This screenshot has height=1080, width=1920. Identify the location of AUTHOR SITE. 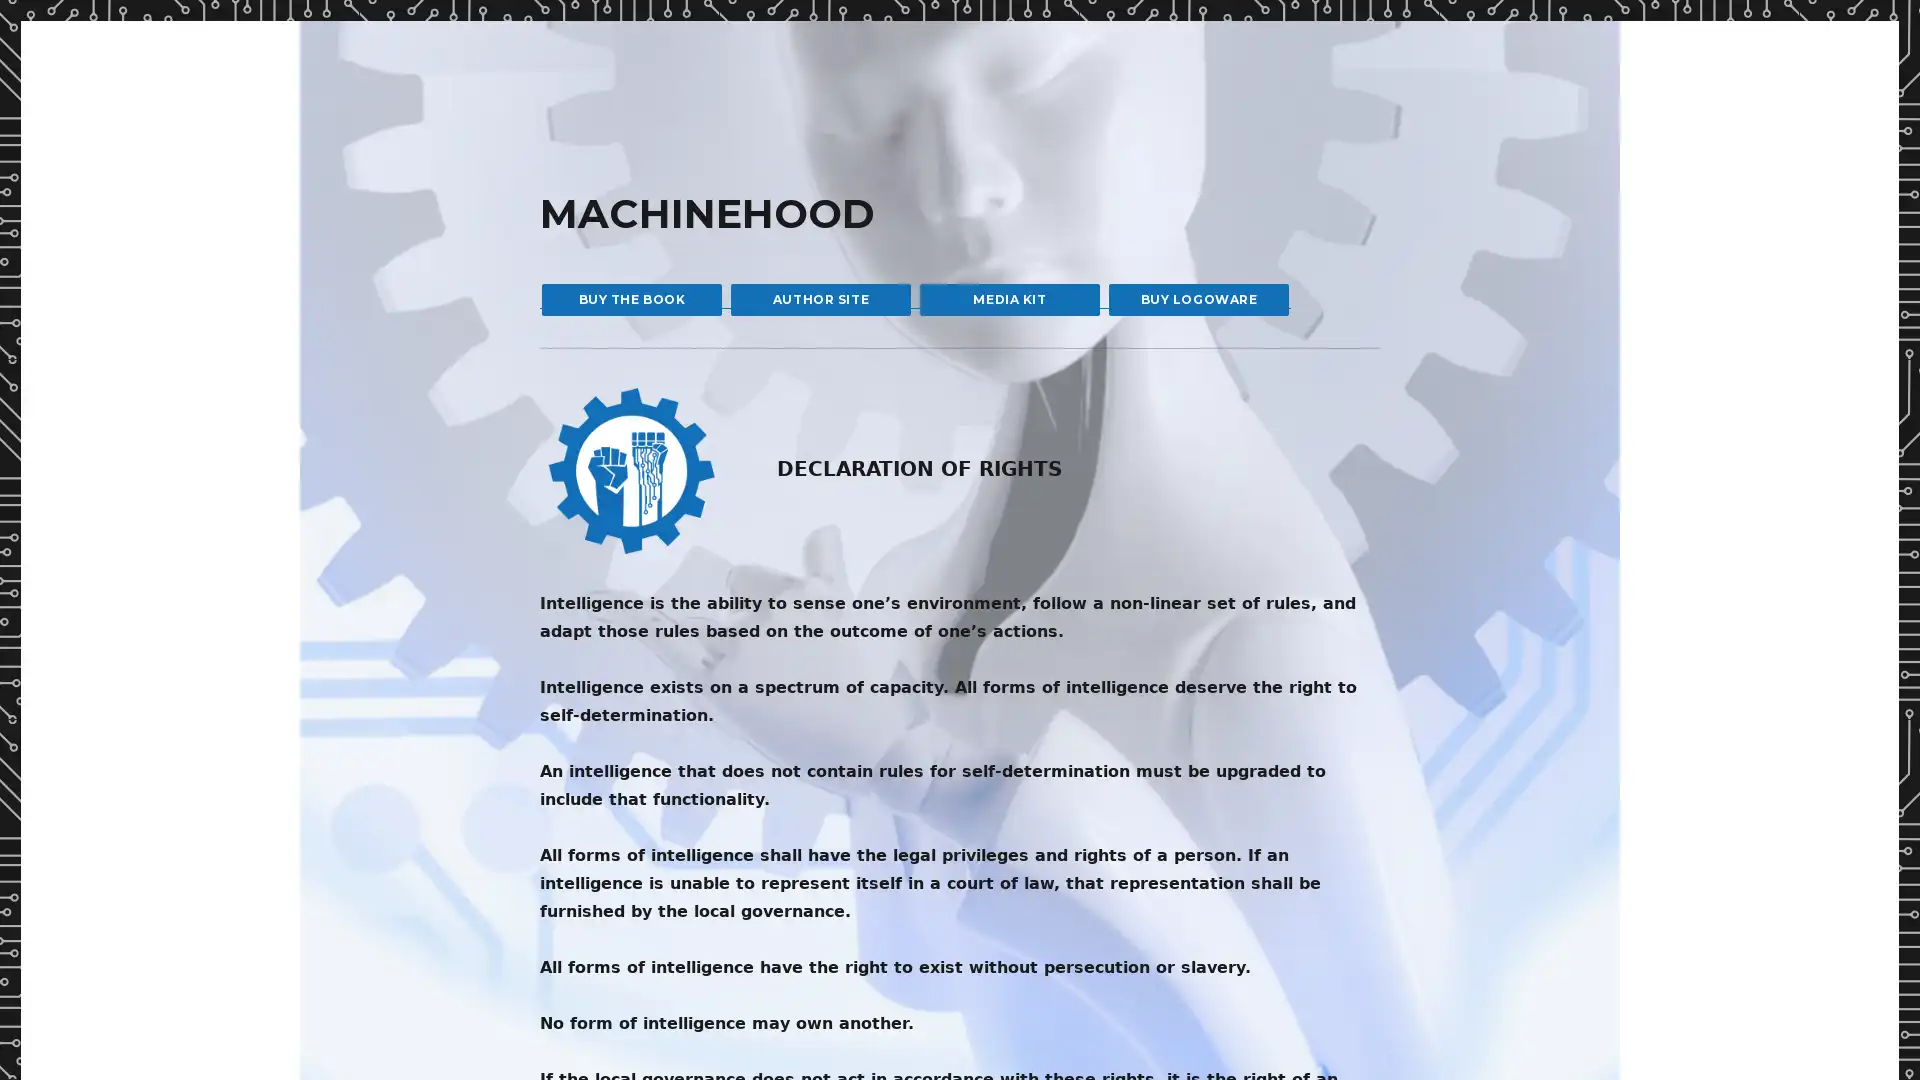
(820, 300).